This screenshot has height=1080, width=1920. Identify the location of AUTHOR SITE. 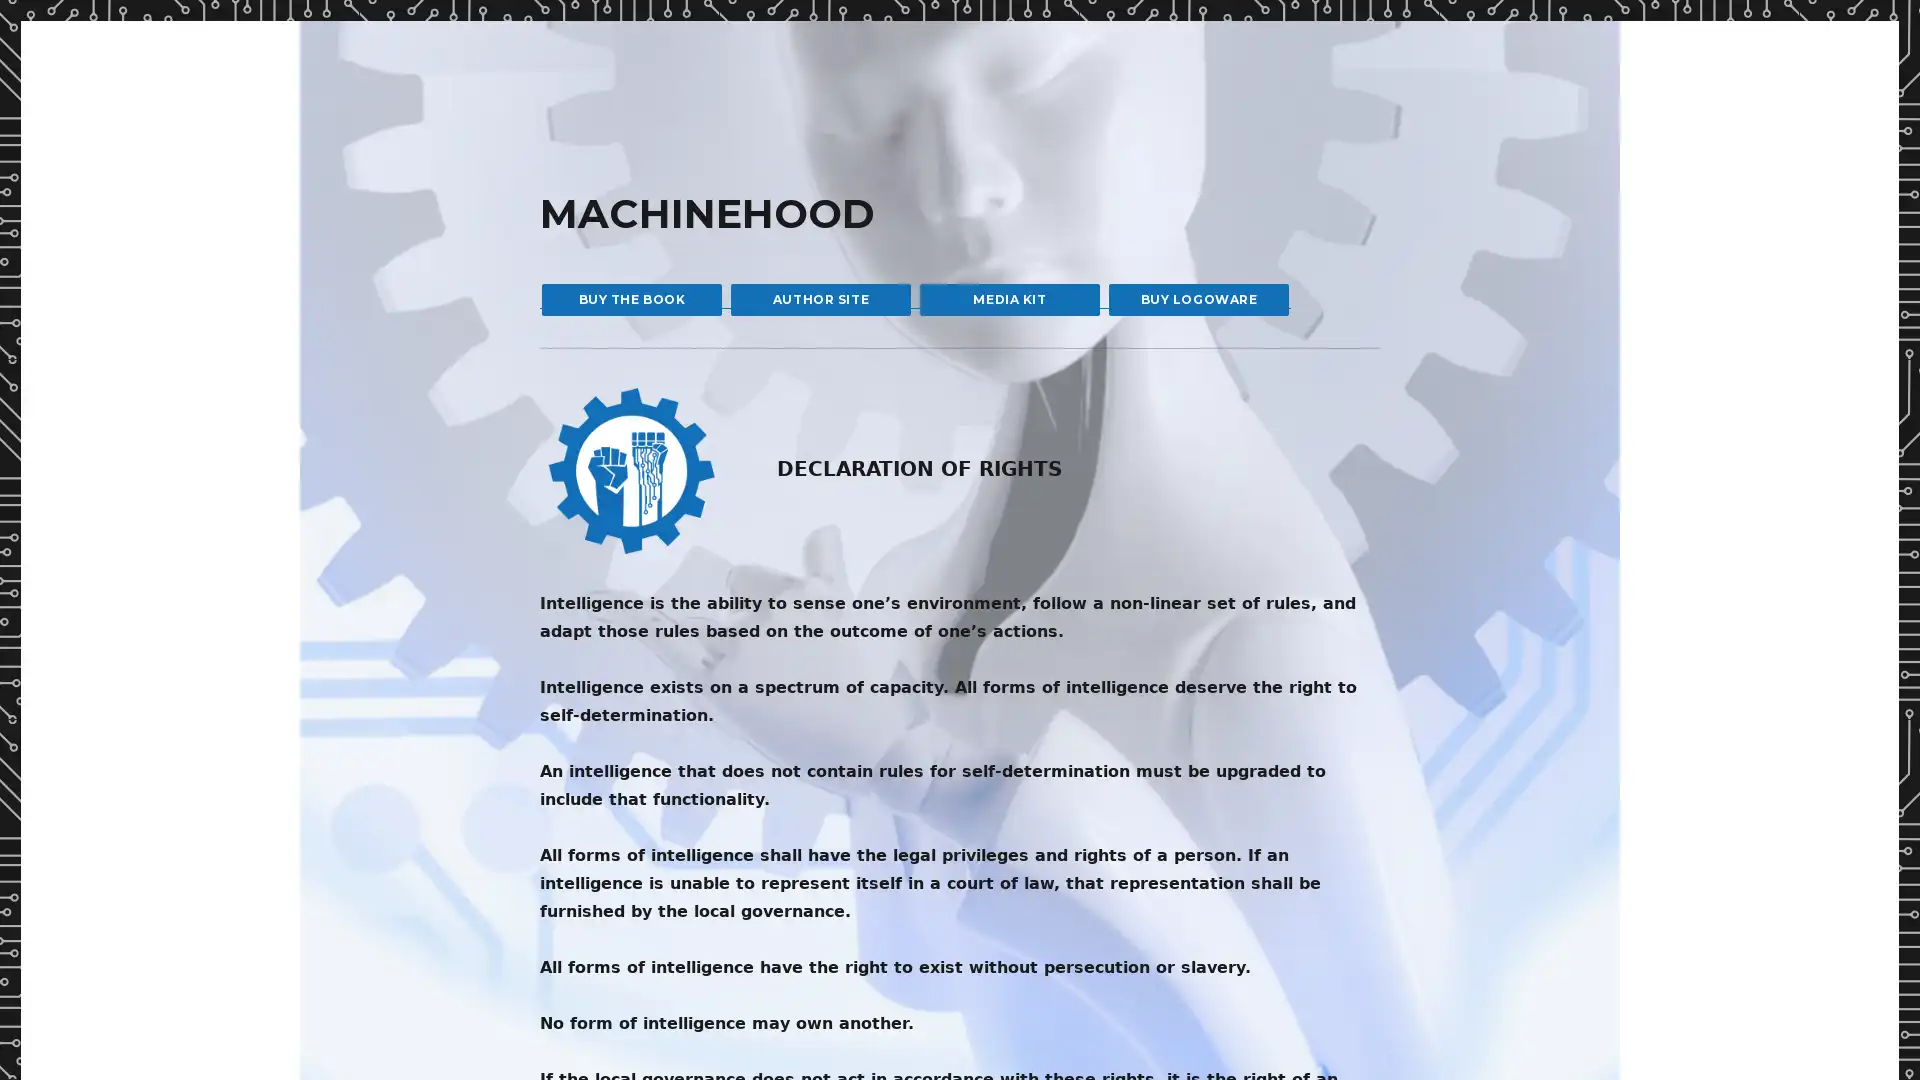
(820, 300).